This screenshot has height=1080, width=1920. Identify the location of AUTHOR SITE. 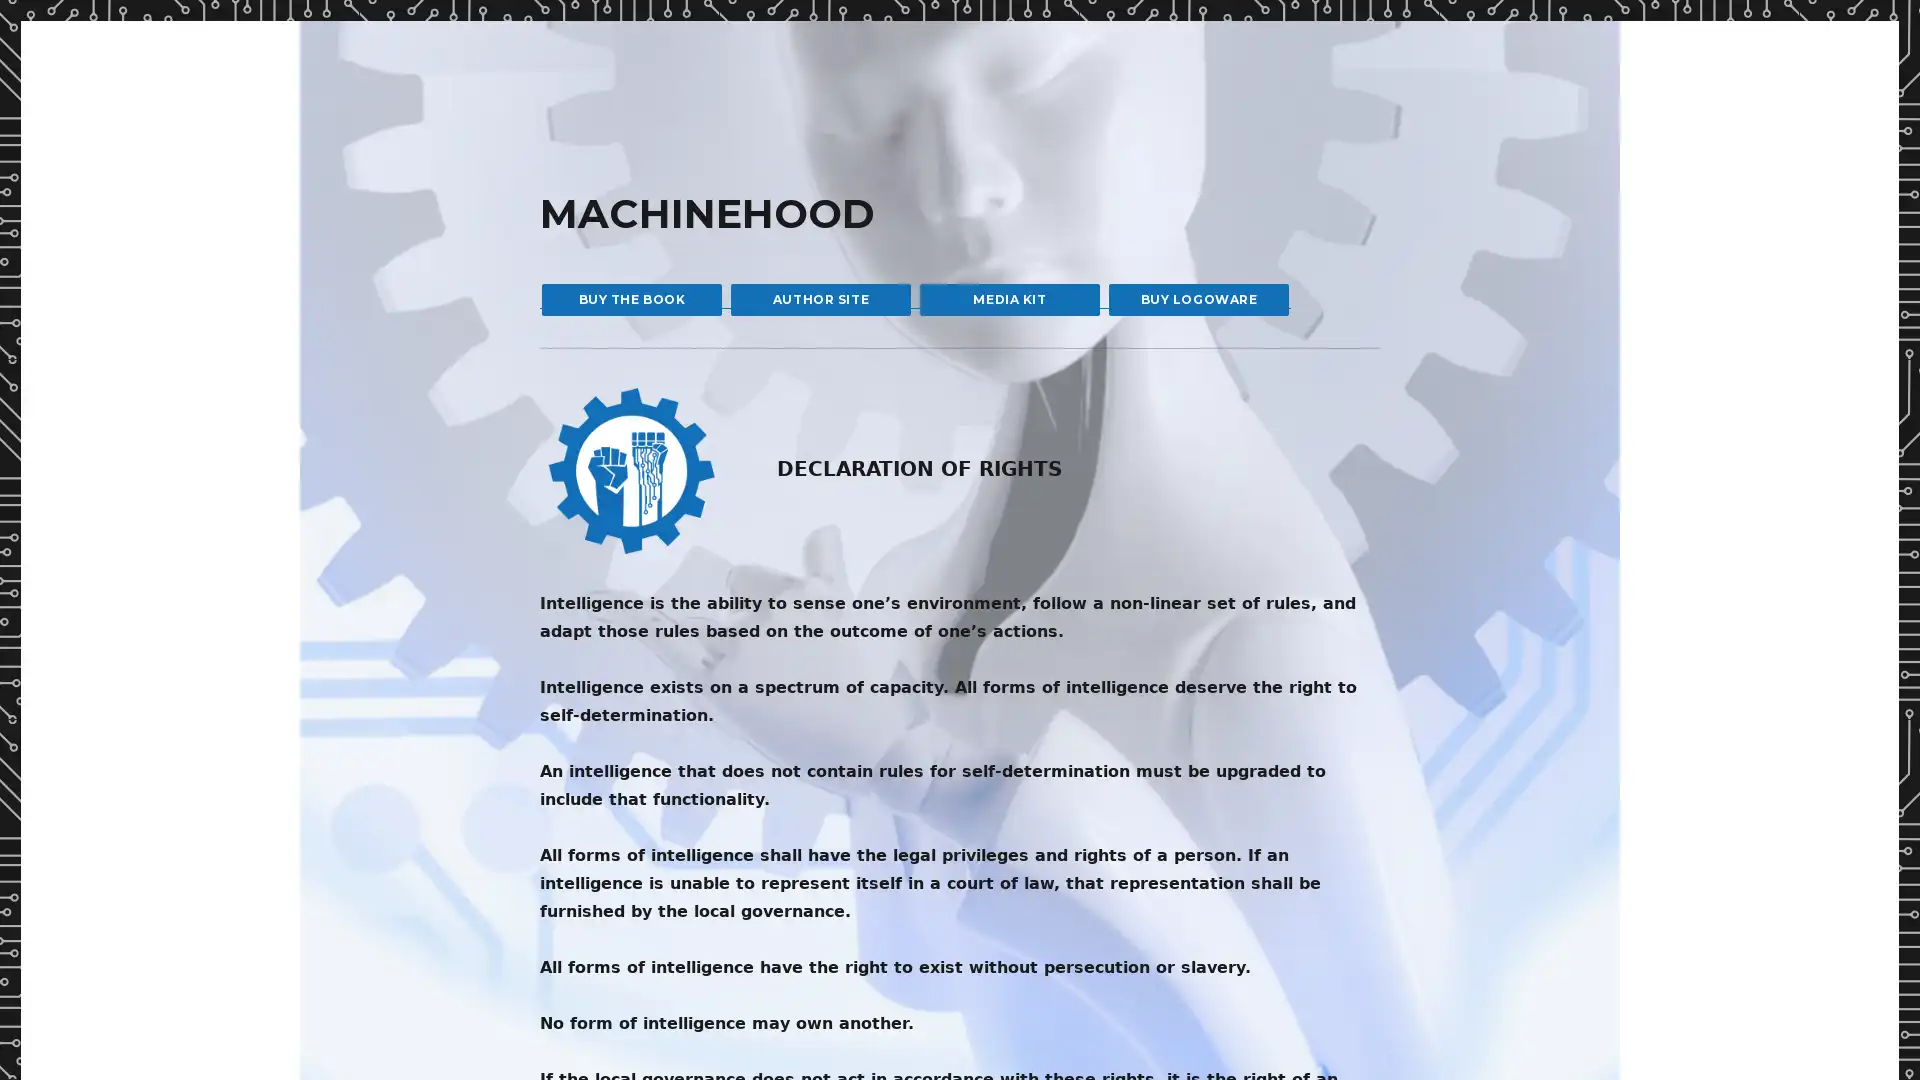
(820, 300).